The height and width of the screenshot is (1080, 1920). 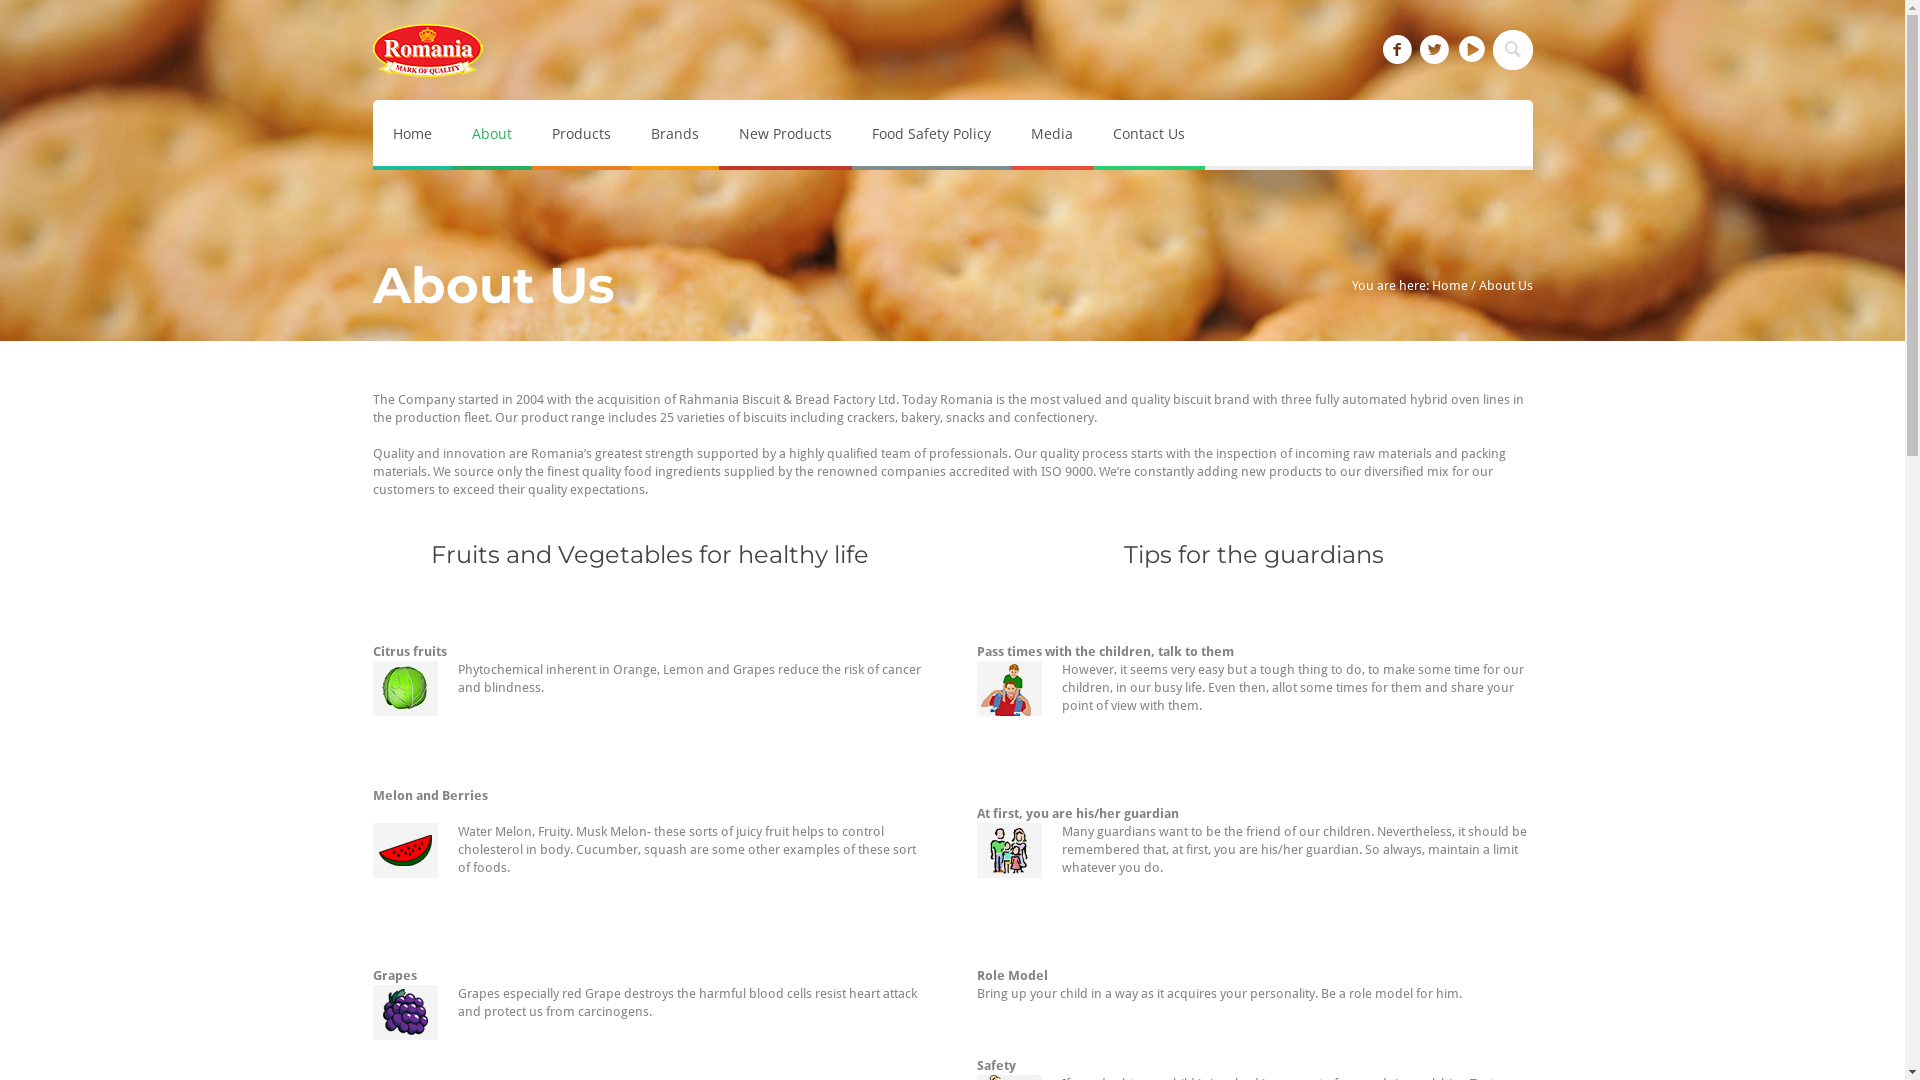 What do you see at coordinates (1050, 135) in the screenshot?
I see `'Media'` at bounding box center [1050, 135].